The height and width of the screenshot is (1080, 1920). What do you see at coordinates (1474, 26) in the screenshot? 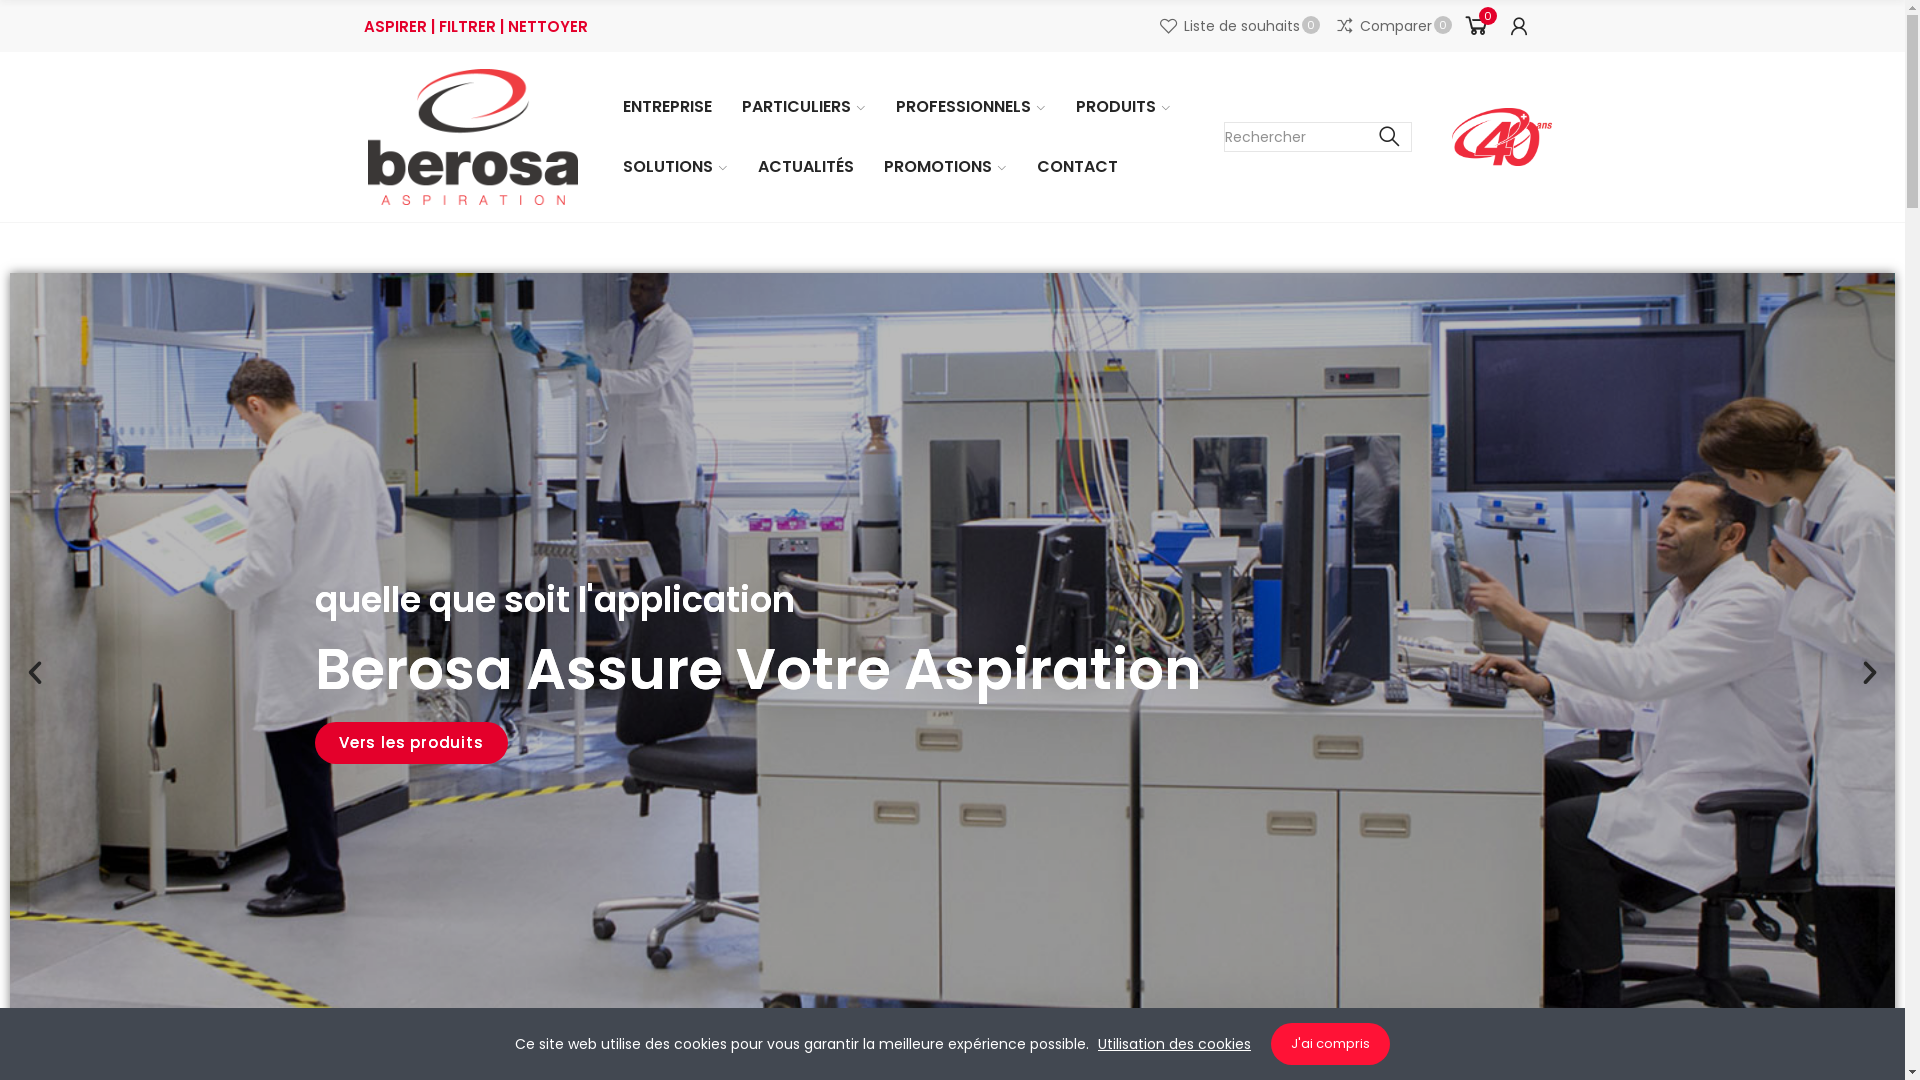
I see `'0'` at bounding box center [1474, 26].